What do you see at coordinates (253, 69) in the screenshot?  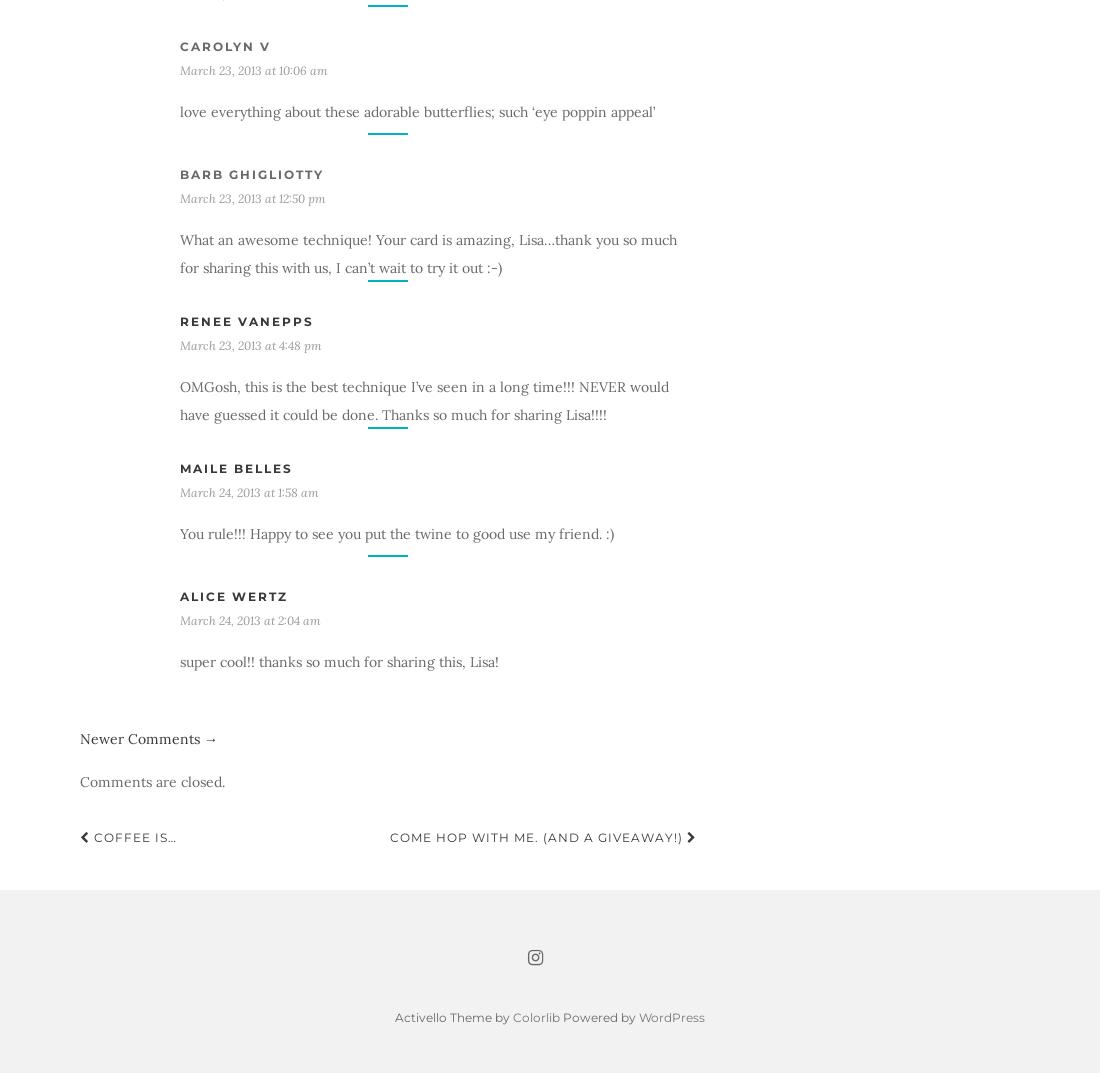 I see `'March 23, 2013 at 10:06 am'` at bounding box center [253, 69].